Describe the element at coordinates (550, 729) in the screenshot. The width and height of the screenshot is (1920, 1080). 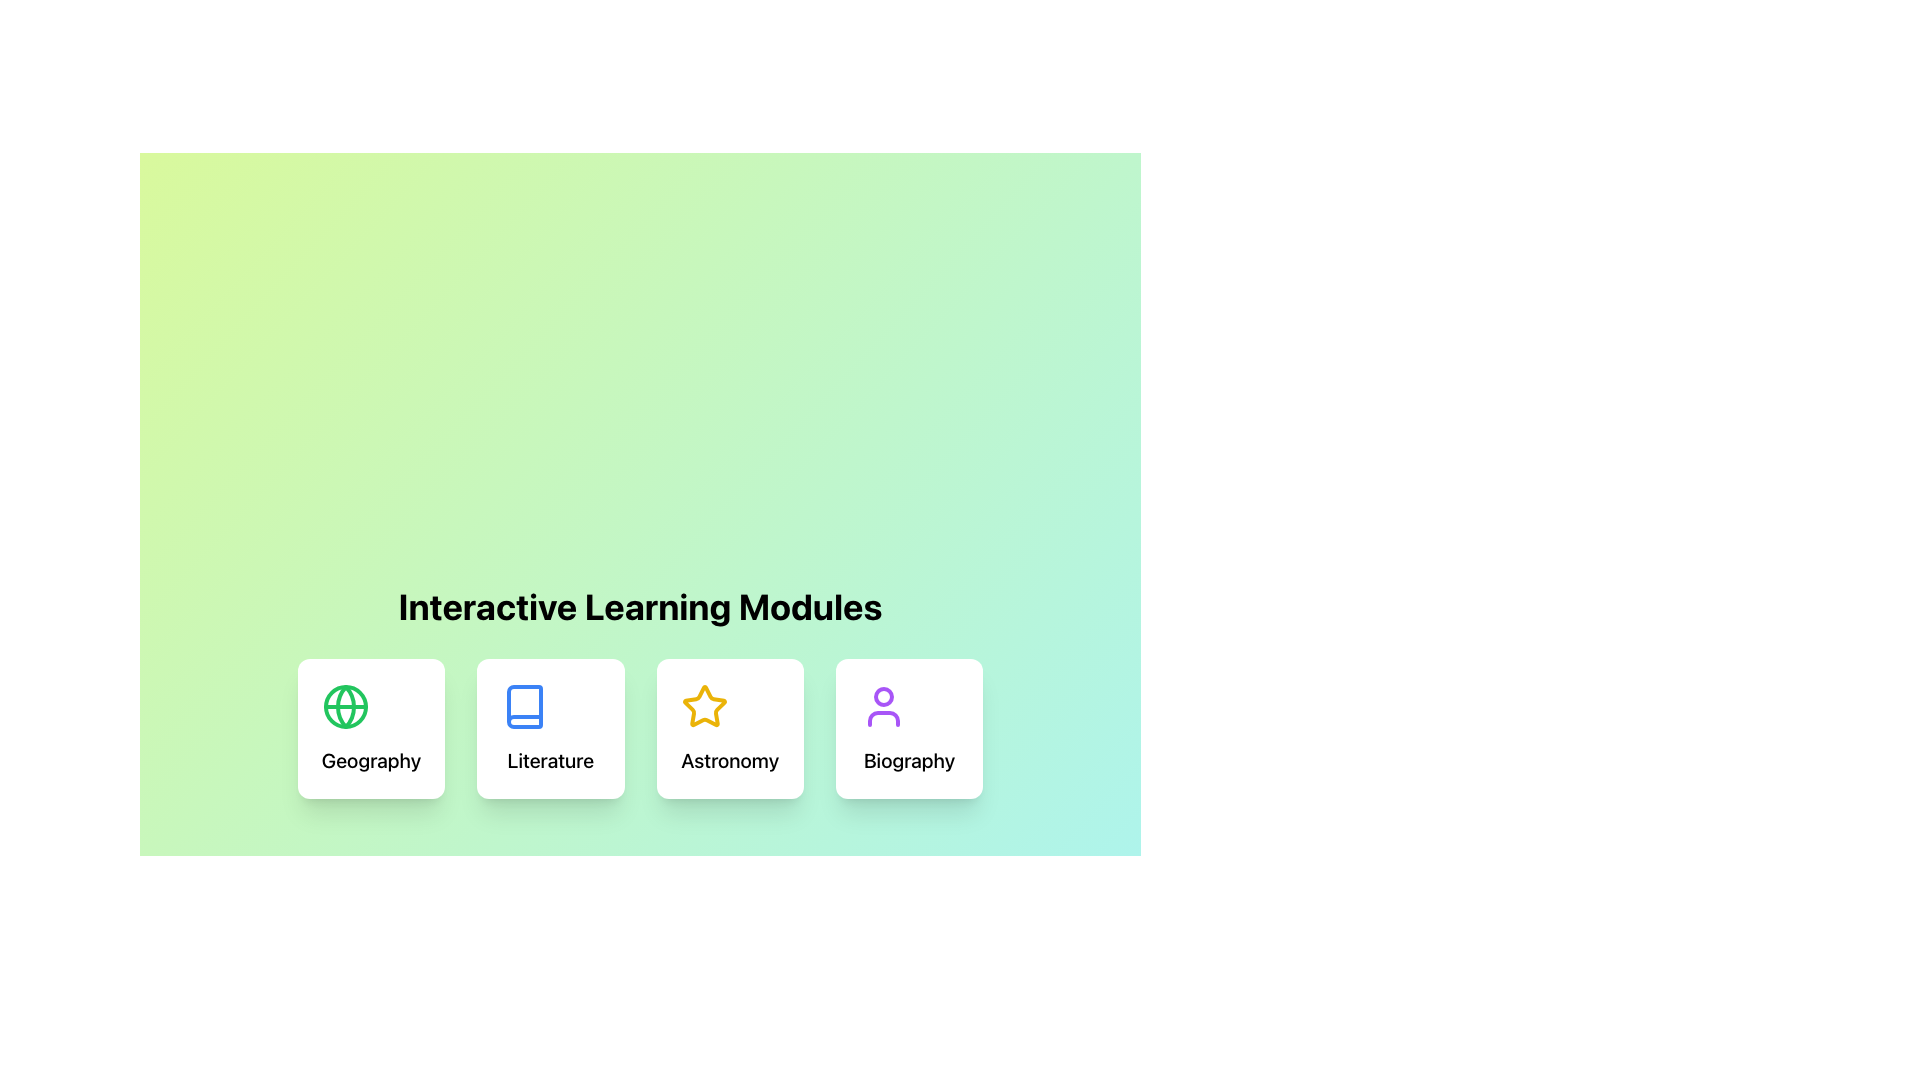
I see `the 'Literature' category card, which is the second card in a horizontal layout of four cards` at that location.